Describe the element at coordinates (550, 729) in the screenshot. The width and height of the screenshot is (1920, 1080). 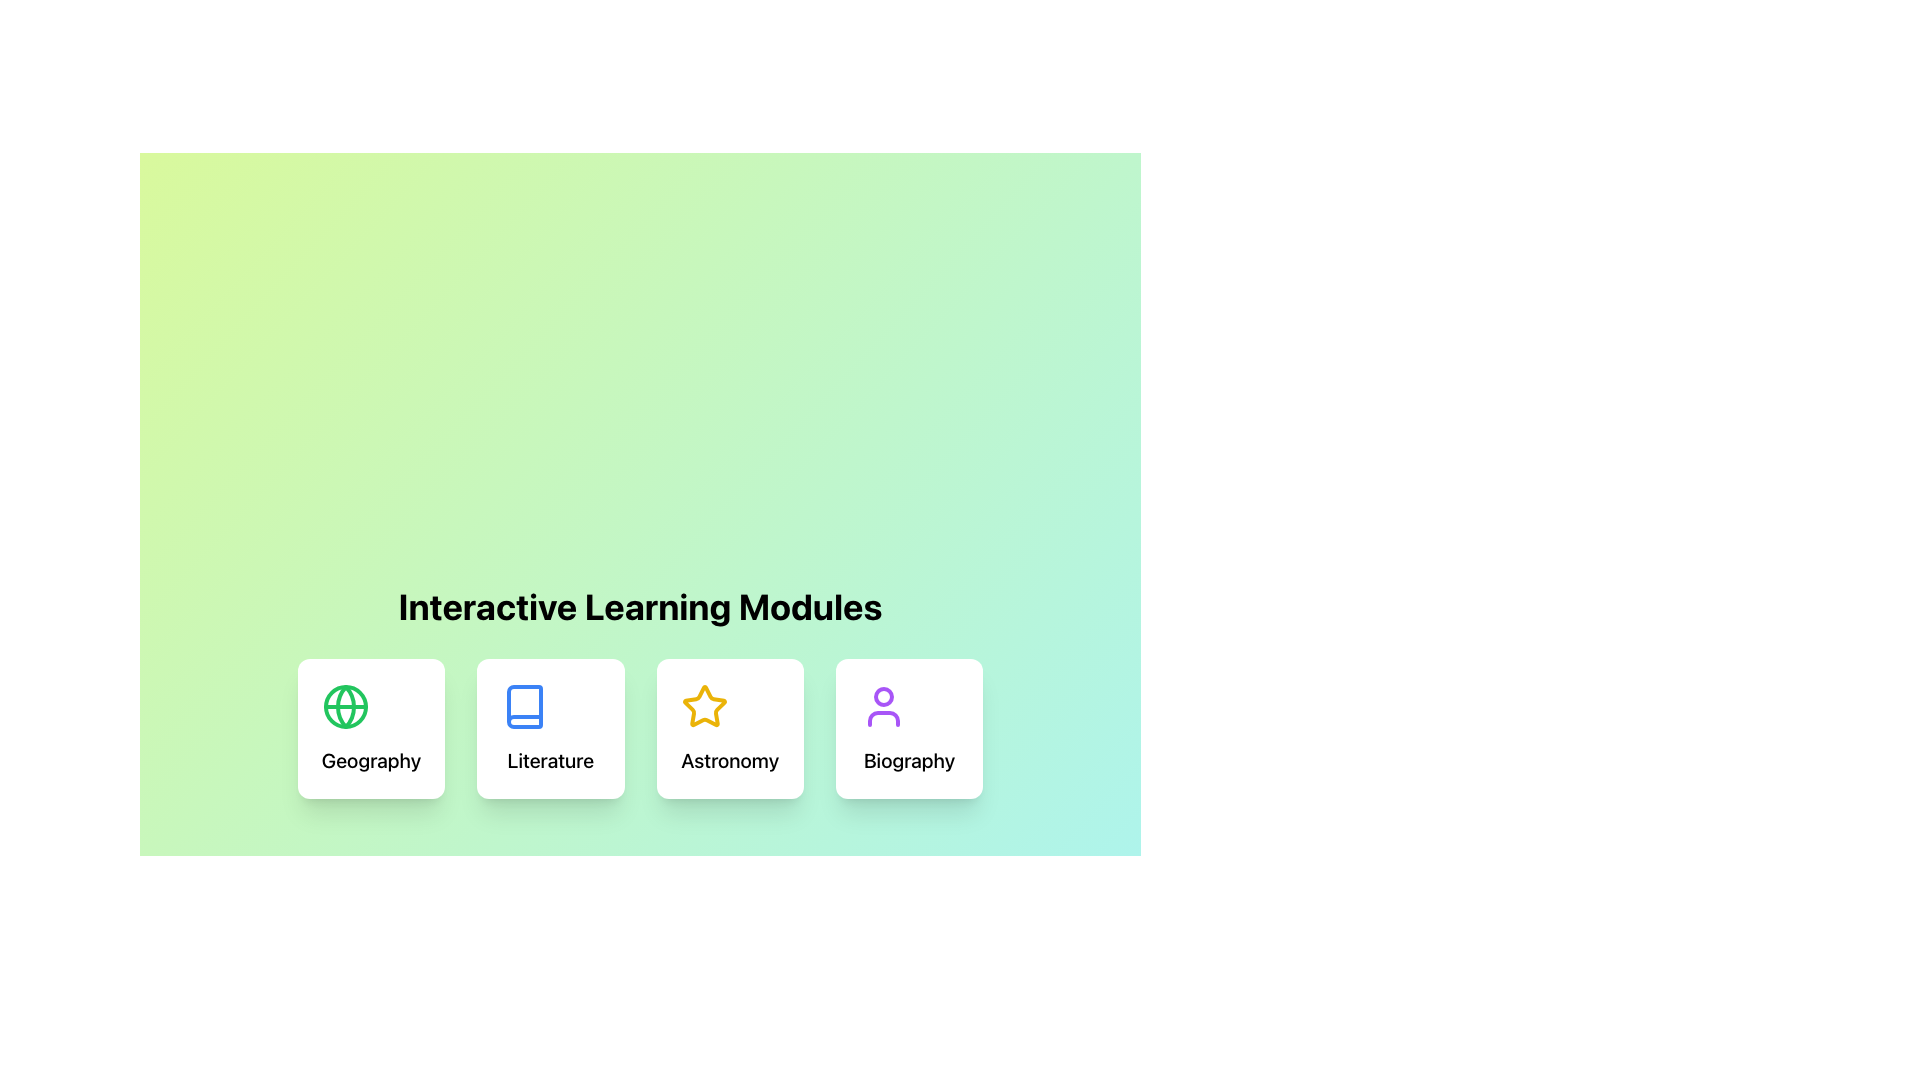
I see `the 'Literature' category card, which is the second card in a horizontal layout of four cards` at that location.